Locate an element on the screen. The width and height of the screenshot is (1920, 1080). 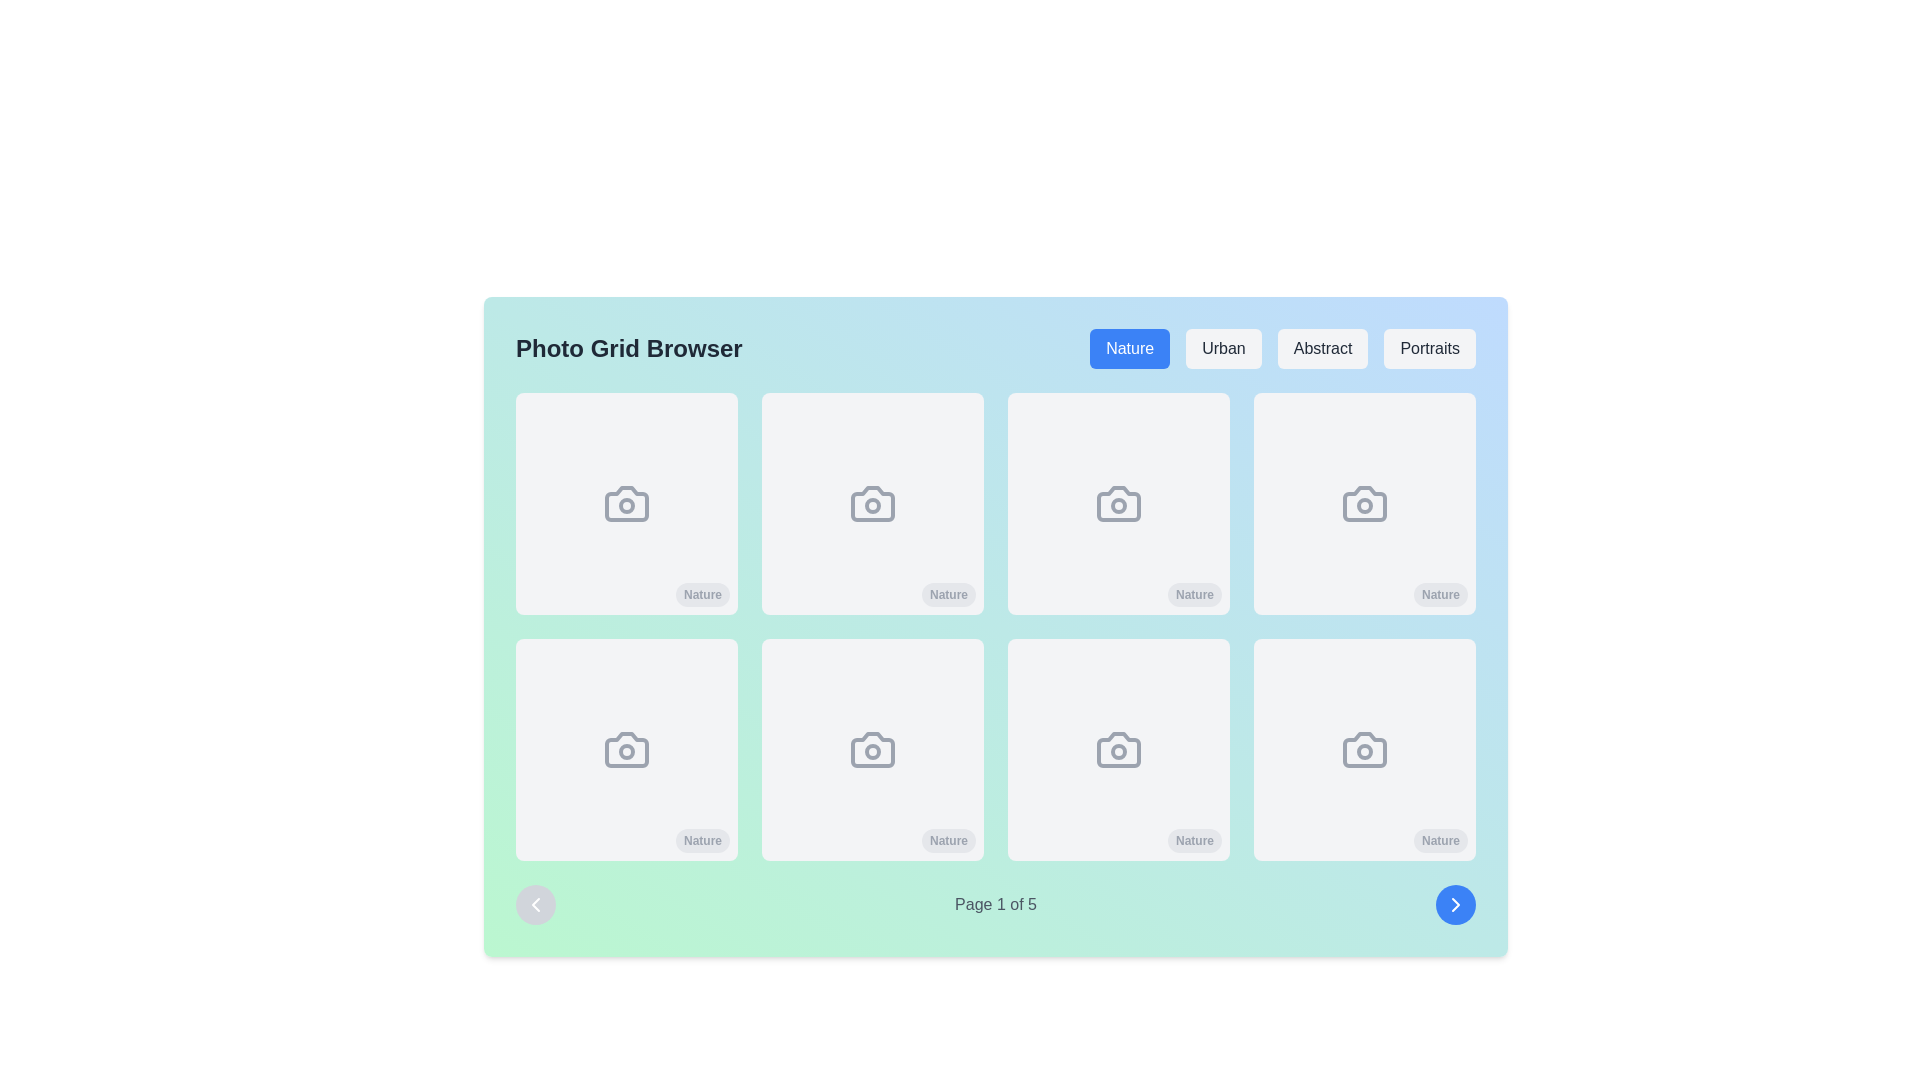
the camera icon located is located at coordinates (873, 749).